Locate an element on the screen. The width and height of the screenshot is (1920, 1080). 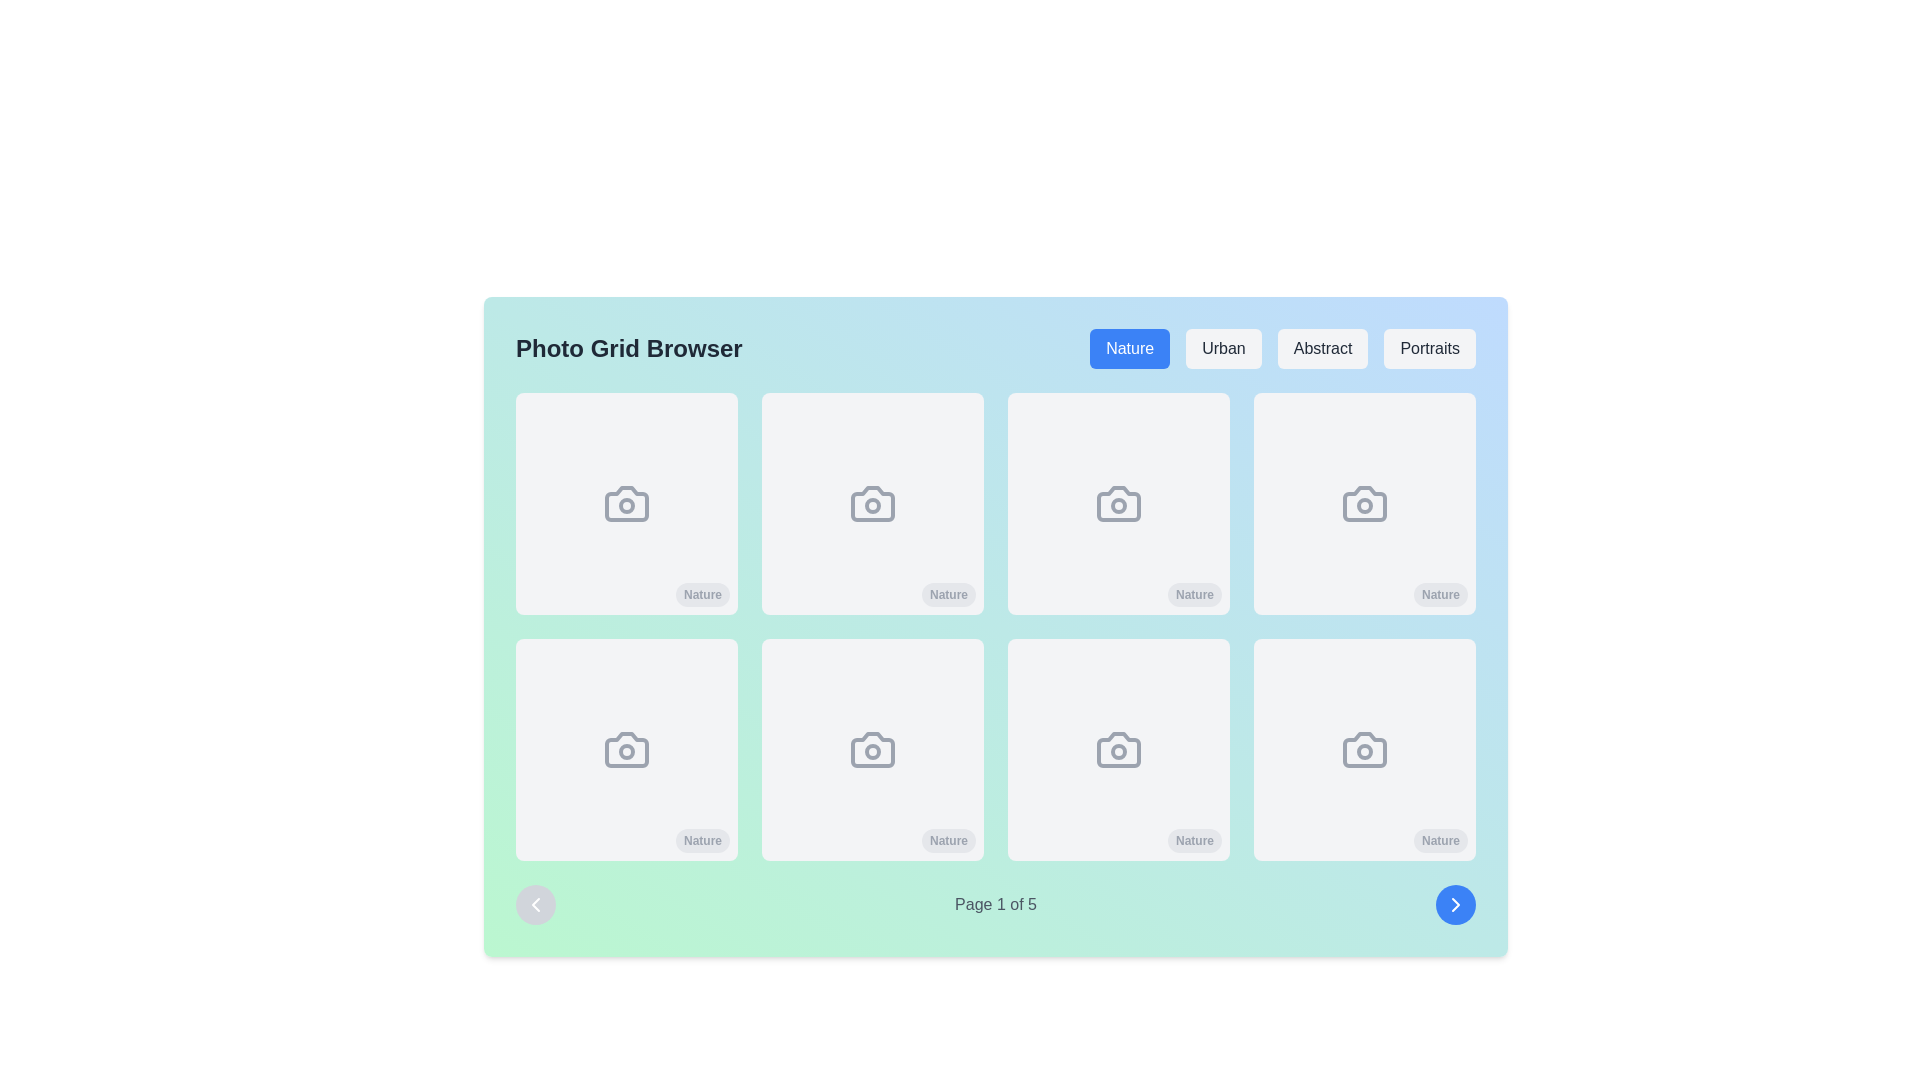
the camera icon located is located at coordinates (873, 749).